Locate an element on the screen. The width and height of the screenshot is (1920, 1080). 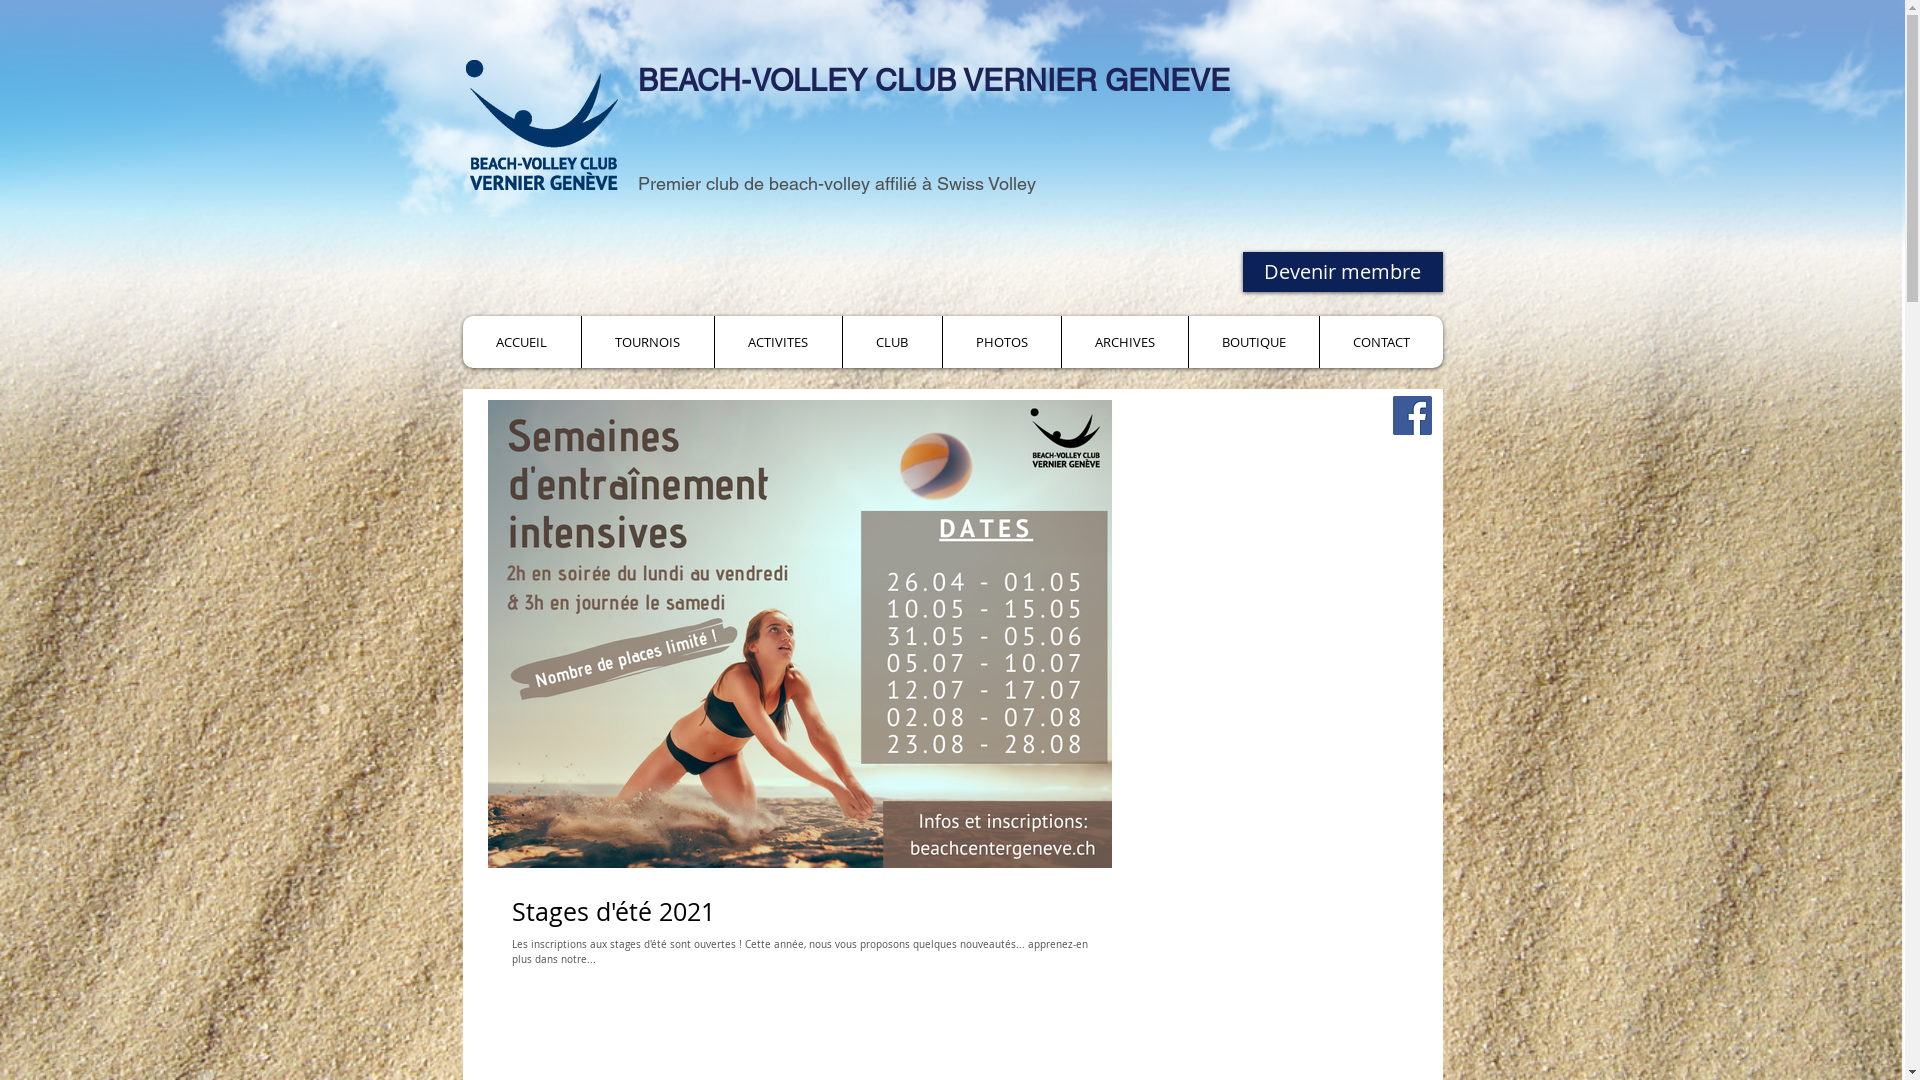
'Devenir membre' is located at coordinates (1241, 272).